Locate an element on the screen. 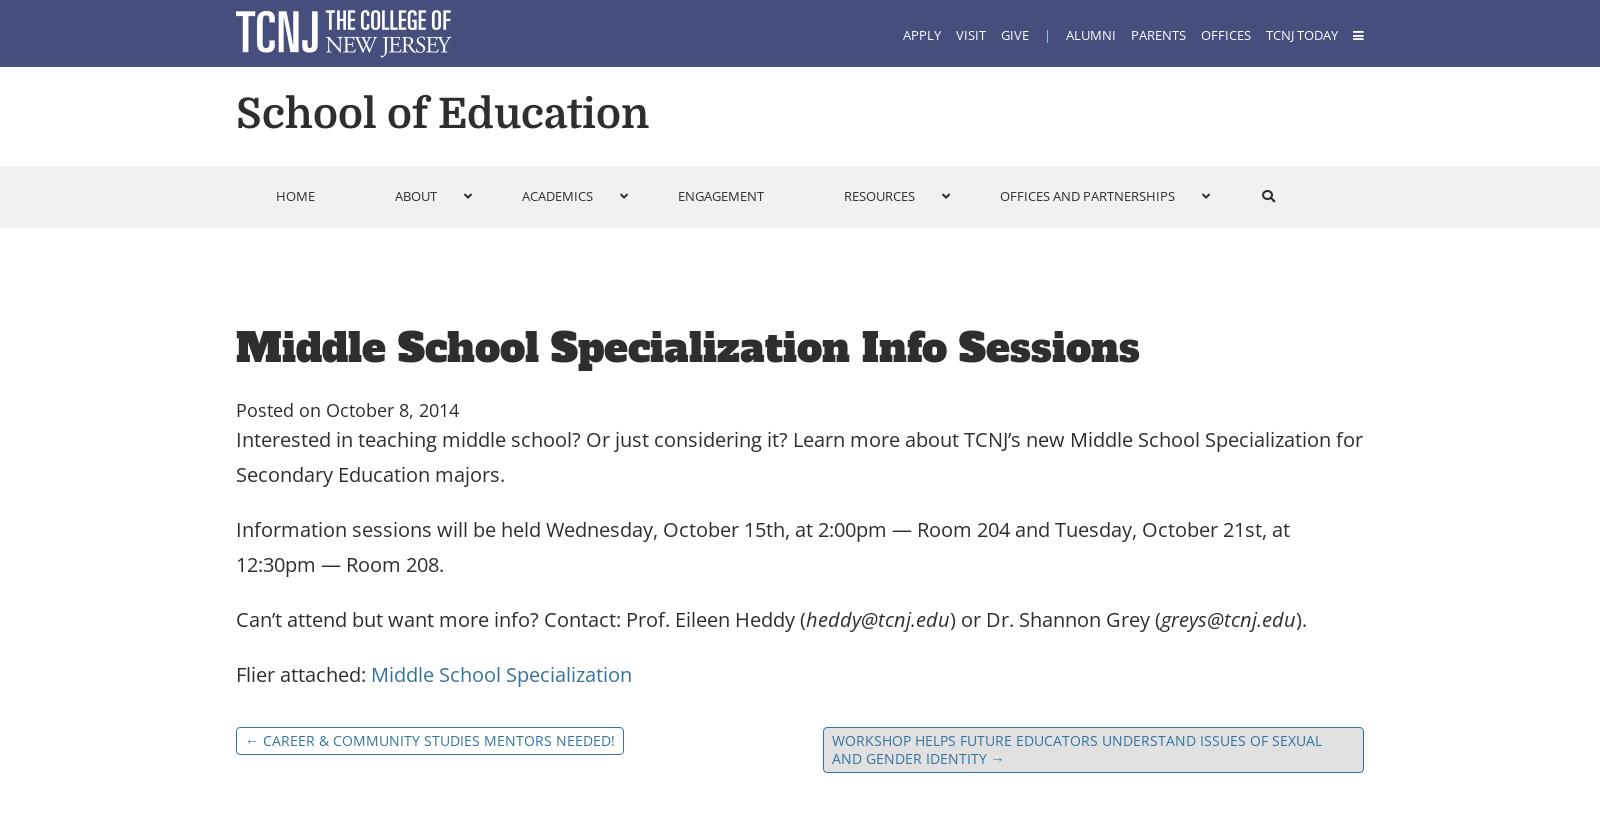  'heddy@tcnj.edu' is located at coordinates (877, 618).